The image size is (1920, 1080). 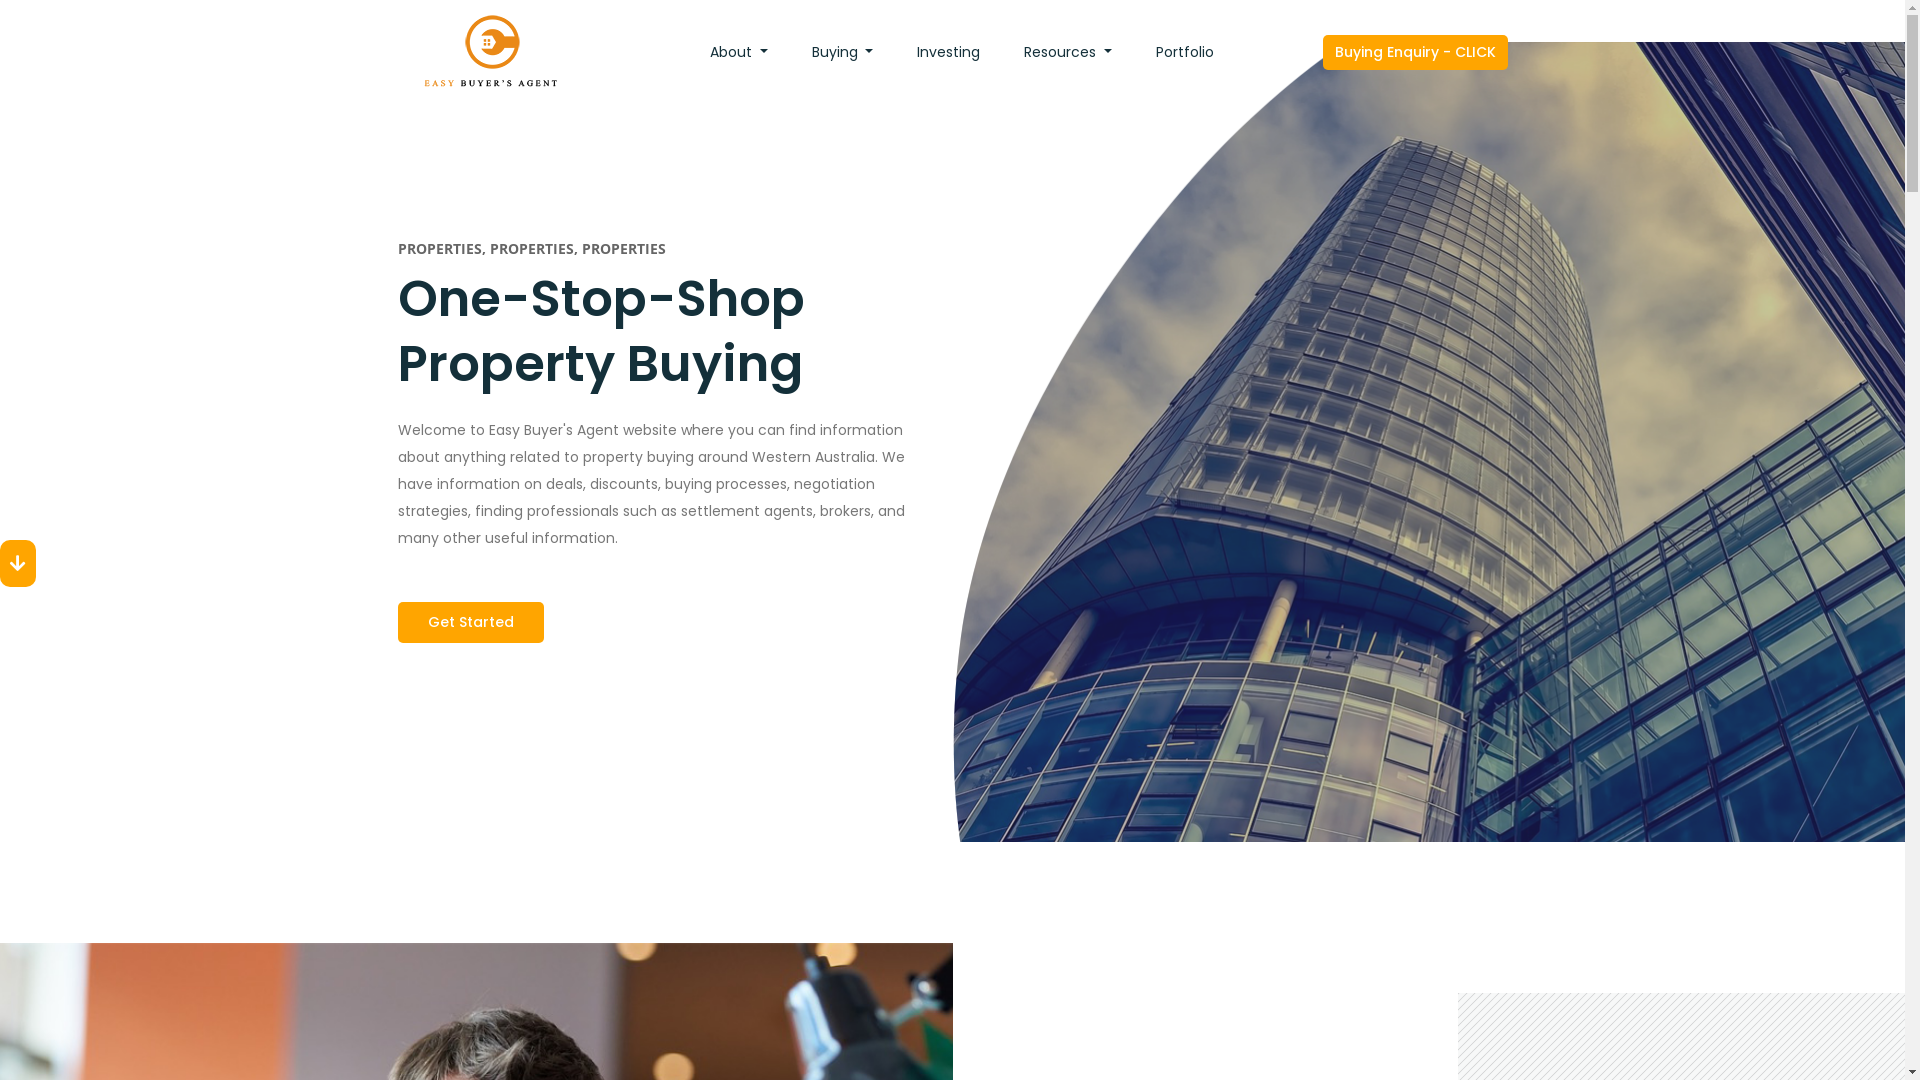 I want to click on 'Buying', so click(x=843, y=51).